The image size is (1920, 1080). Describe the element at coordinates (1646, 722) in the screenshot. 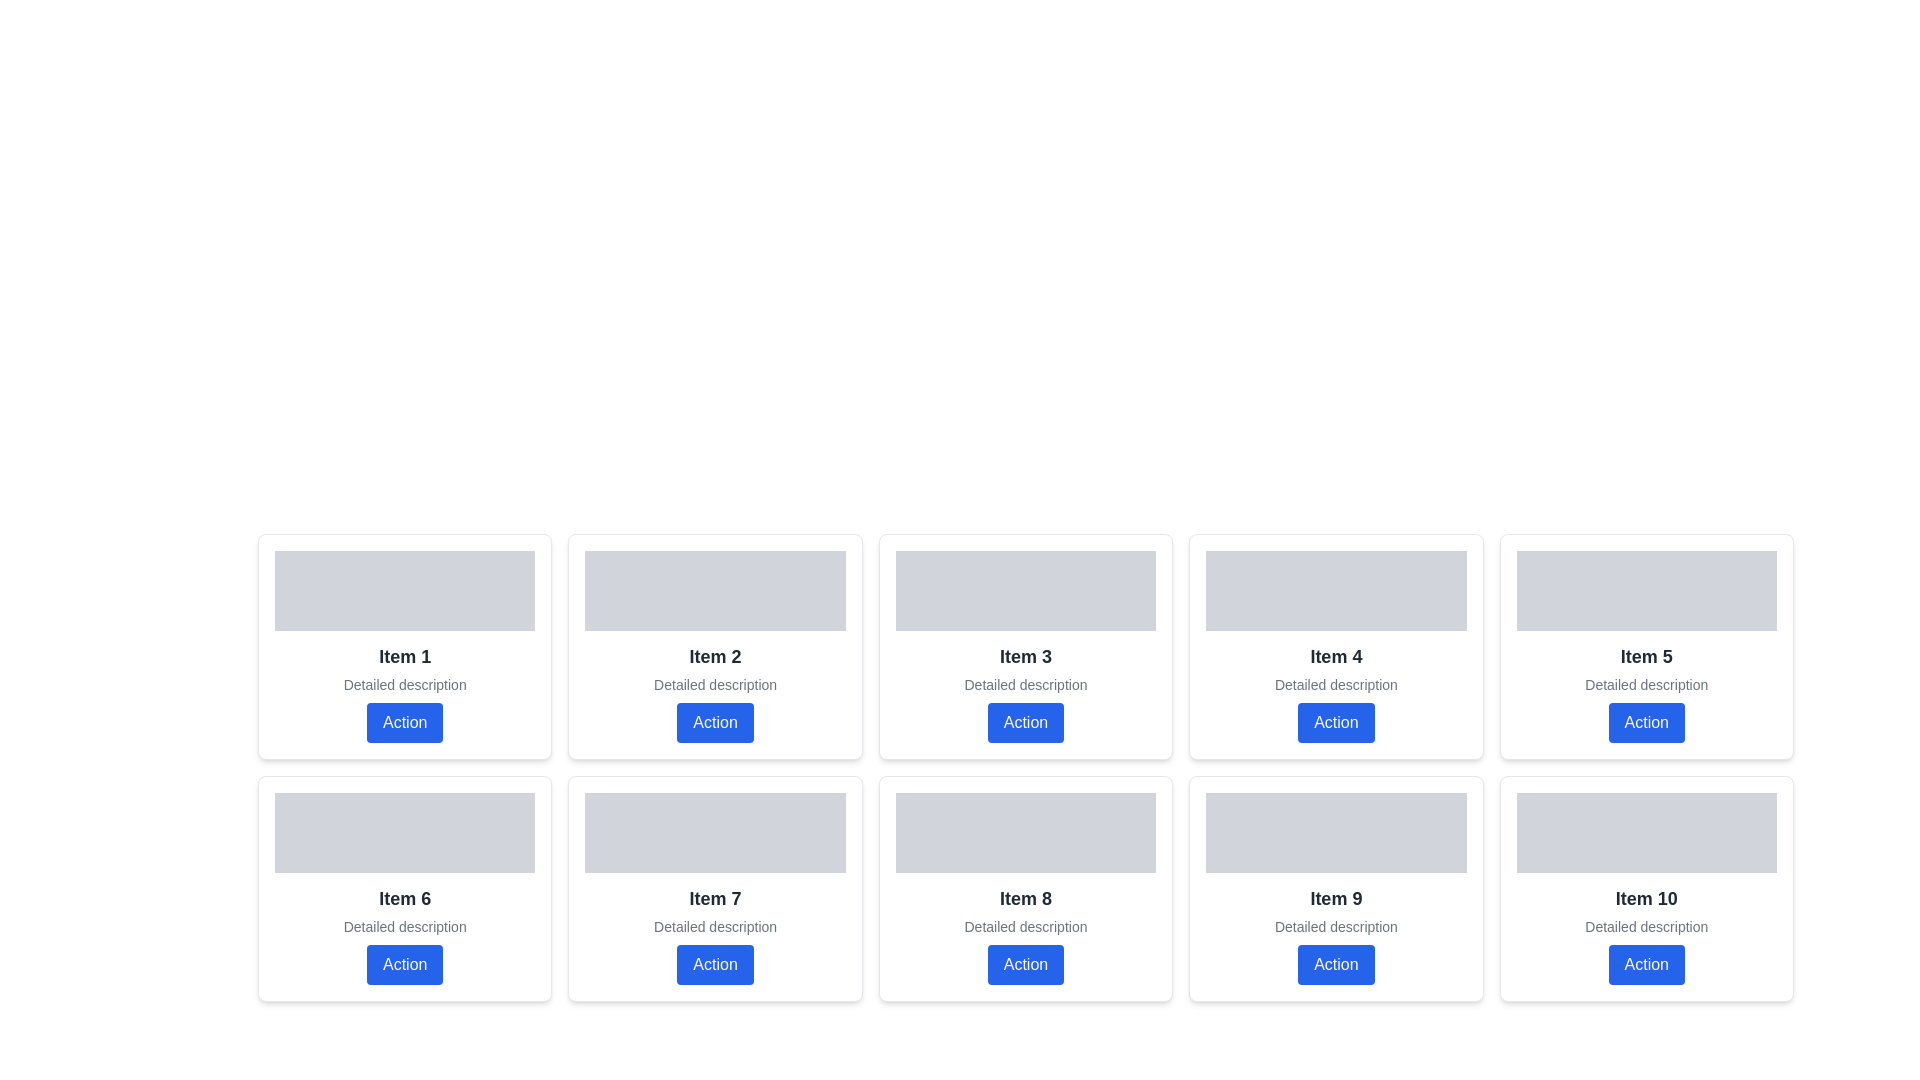

I see `the blue rounded button labeled 'Action' located at the bottom of the card for 'Item 5'` at that location.